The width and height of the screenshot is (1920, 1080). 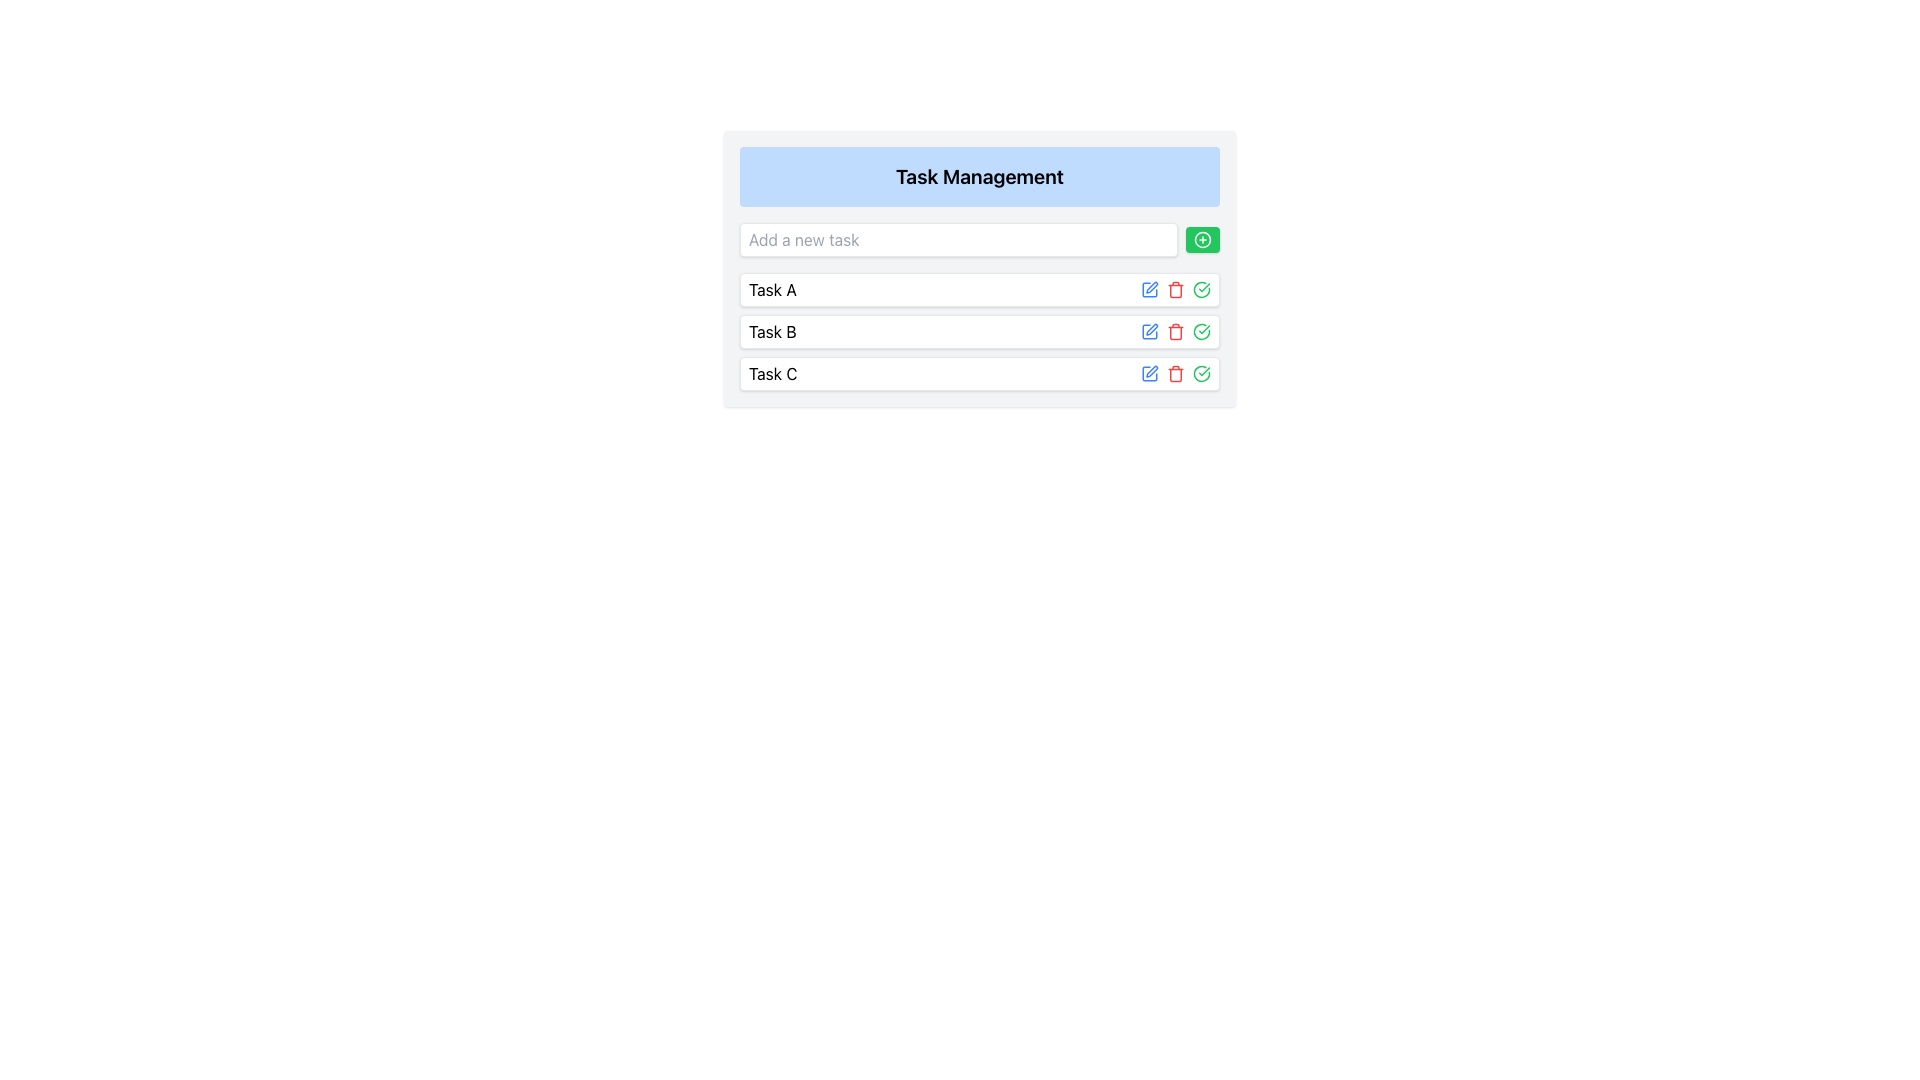 What do you see at coordinates (1152, 287) in the screenshot?
I see `the edit button located to the right of the 'Task A' label to initiate editing` at bounding box center [1152, 287].